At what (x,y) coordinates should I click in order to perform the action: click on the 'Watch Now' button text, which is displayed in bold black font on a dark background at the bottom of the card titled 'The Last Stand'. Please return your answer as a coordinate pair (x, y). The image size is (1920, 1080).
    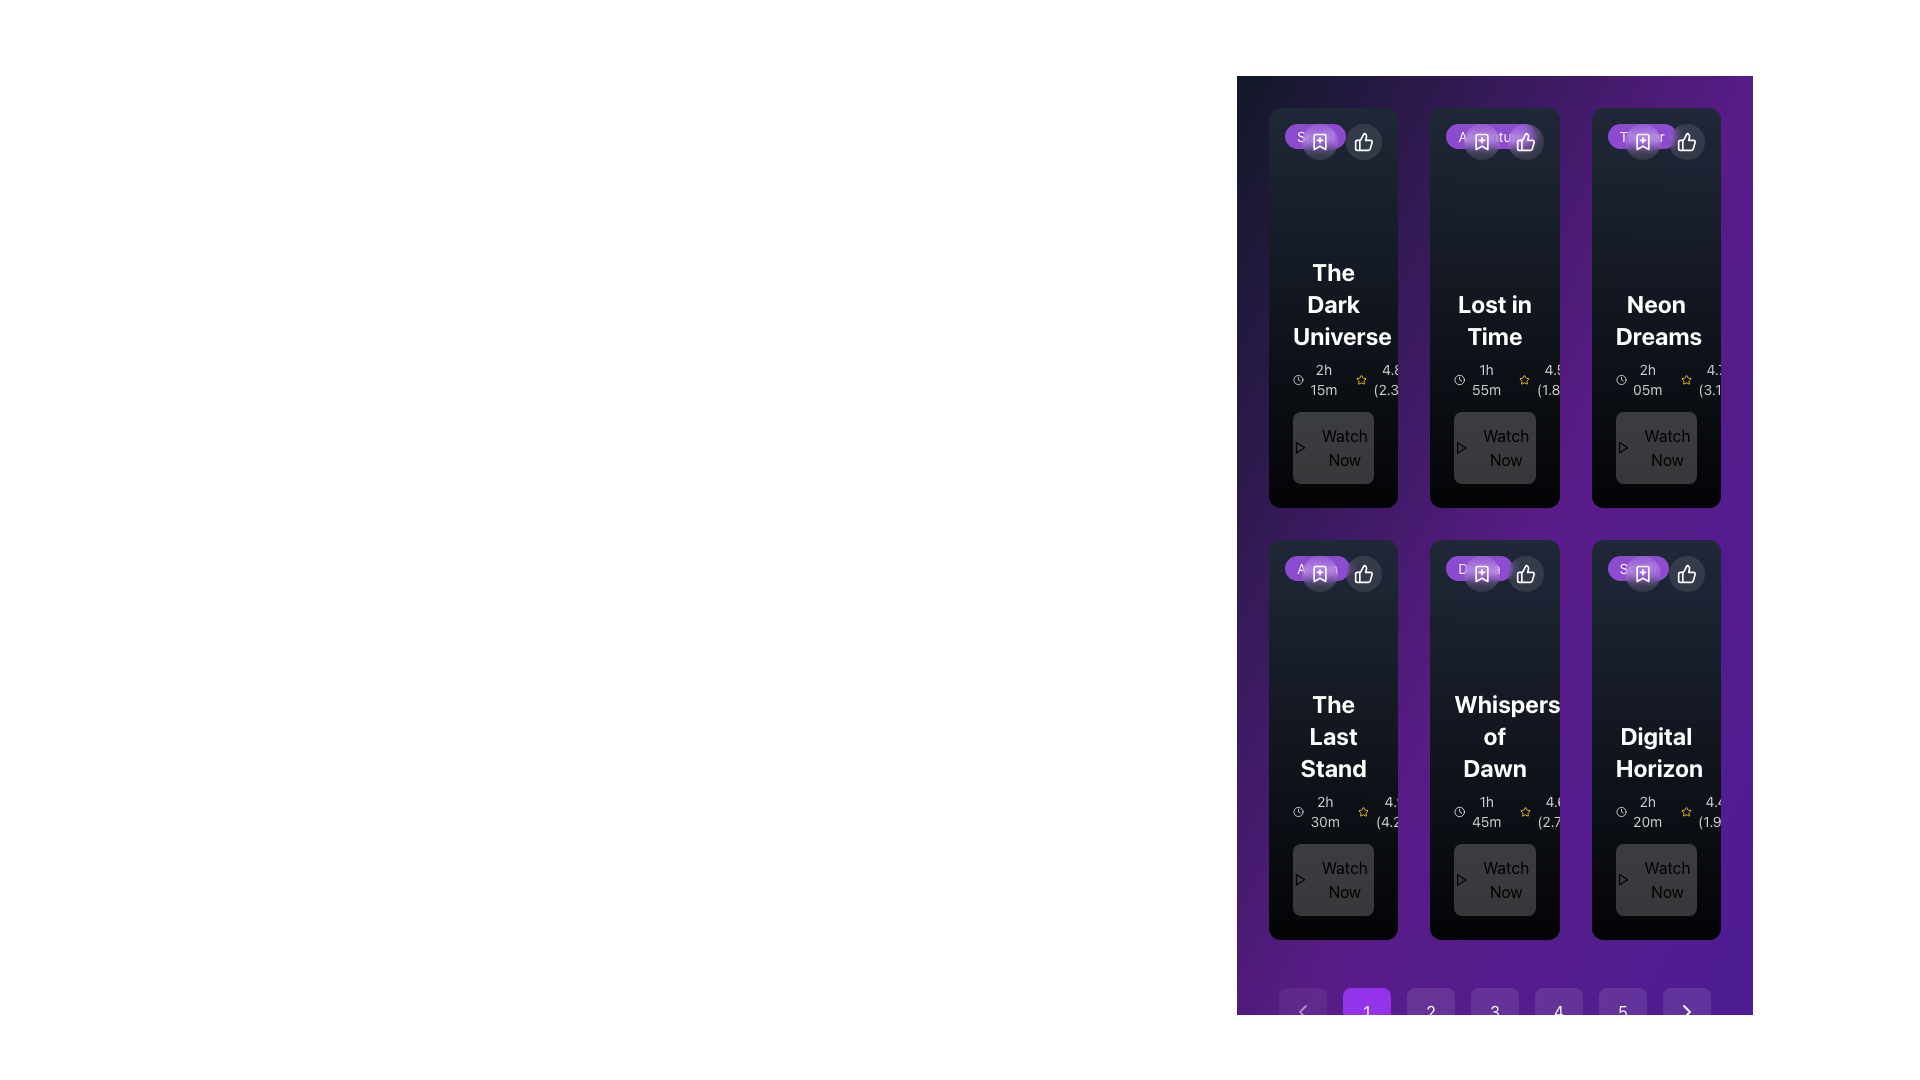
    Looking at the image, I should click on (1344, 878).